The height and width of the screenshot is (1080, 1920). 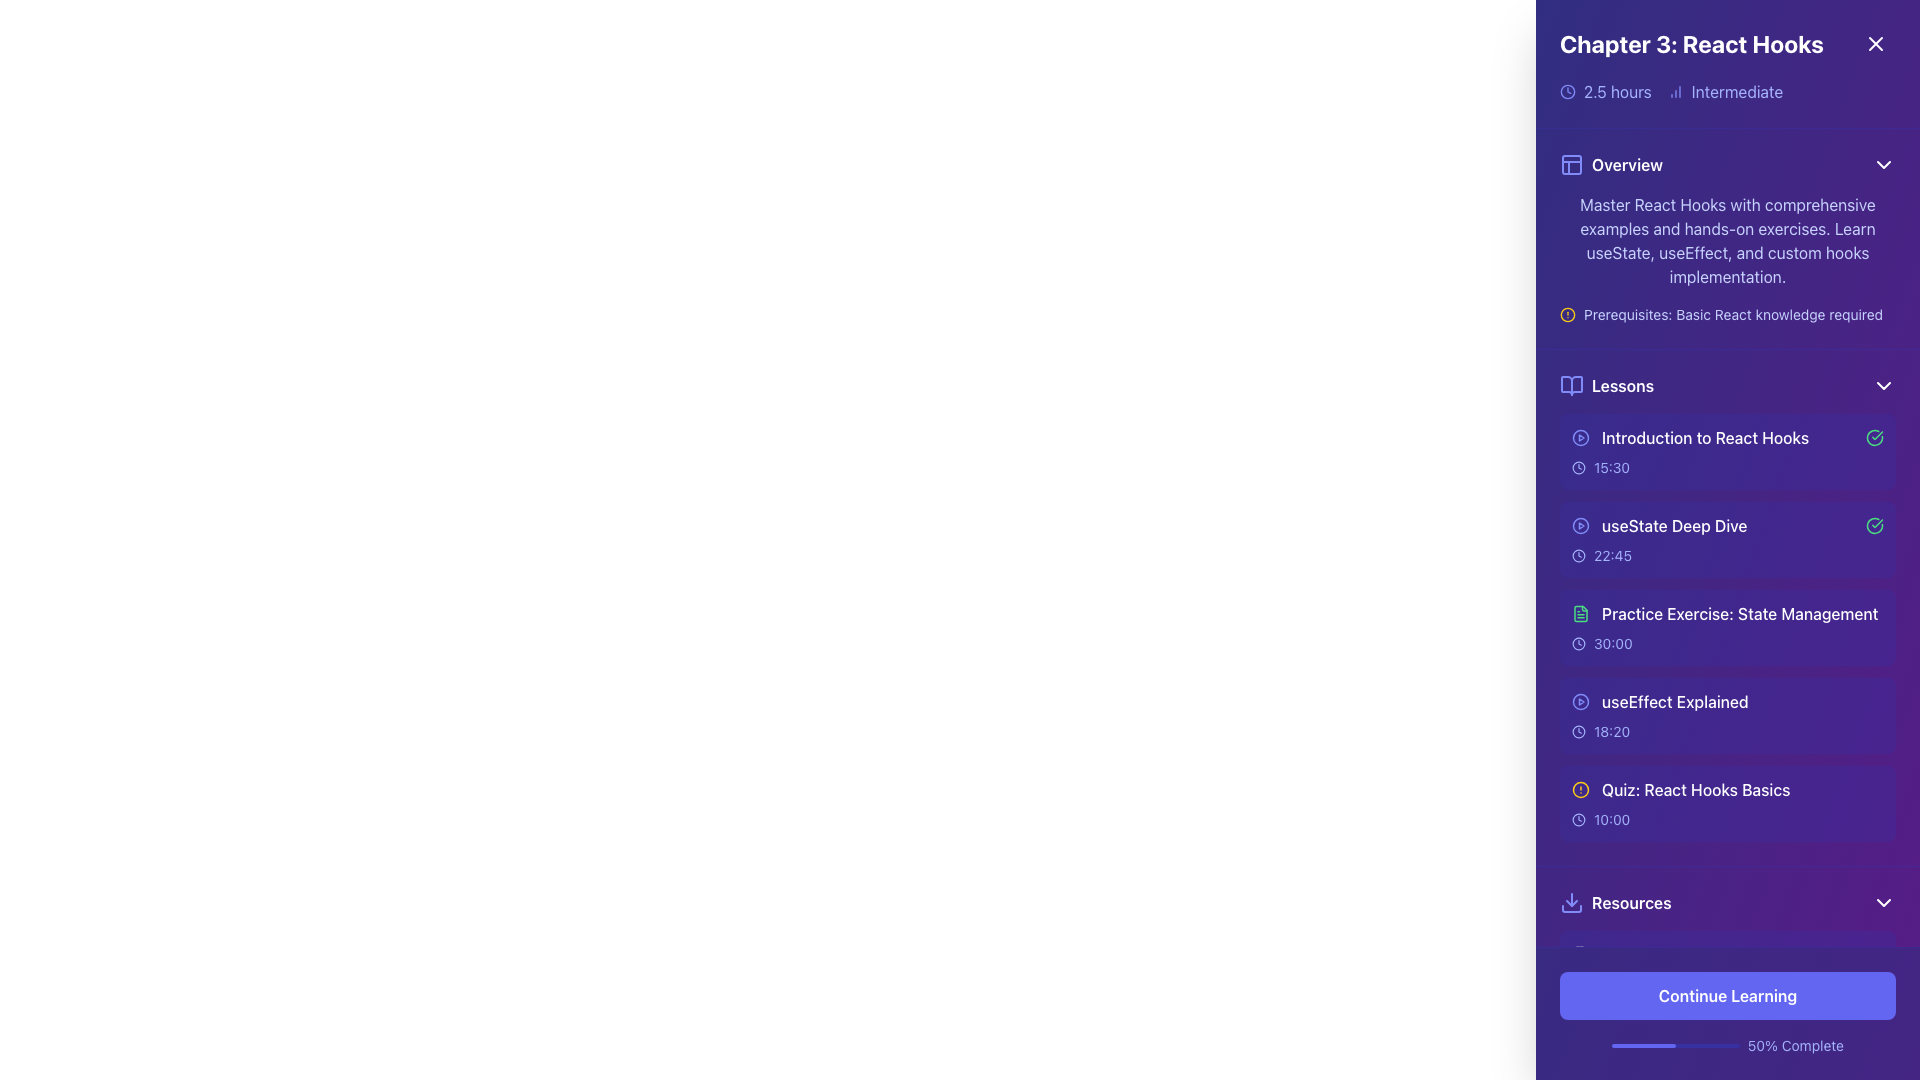 What do you see at coordinates (1675, 1044) in the screenshot?
I see `the progress bar indicating 50% completion of a task, which is centrally positioned below the 'Continue Learning' button` at bounding box center [1675, 1044].